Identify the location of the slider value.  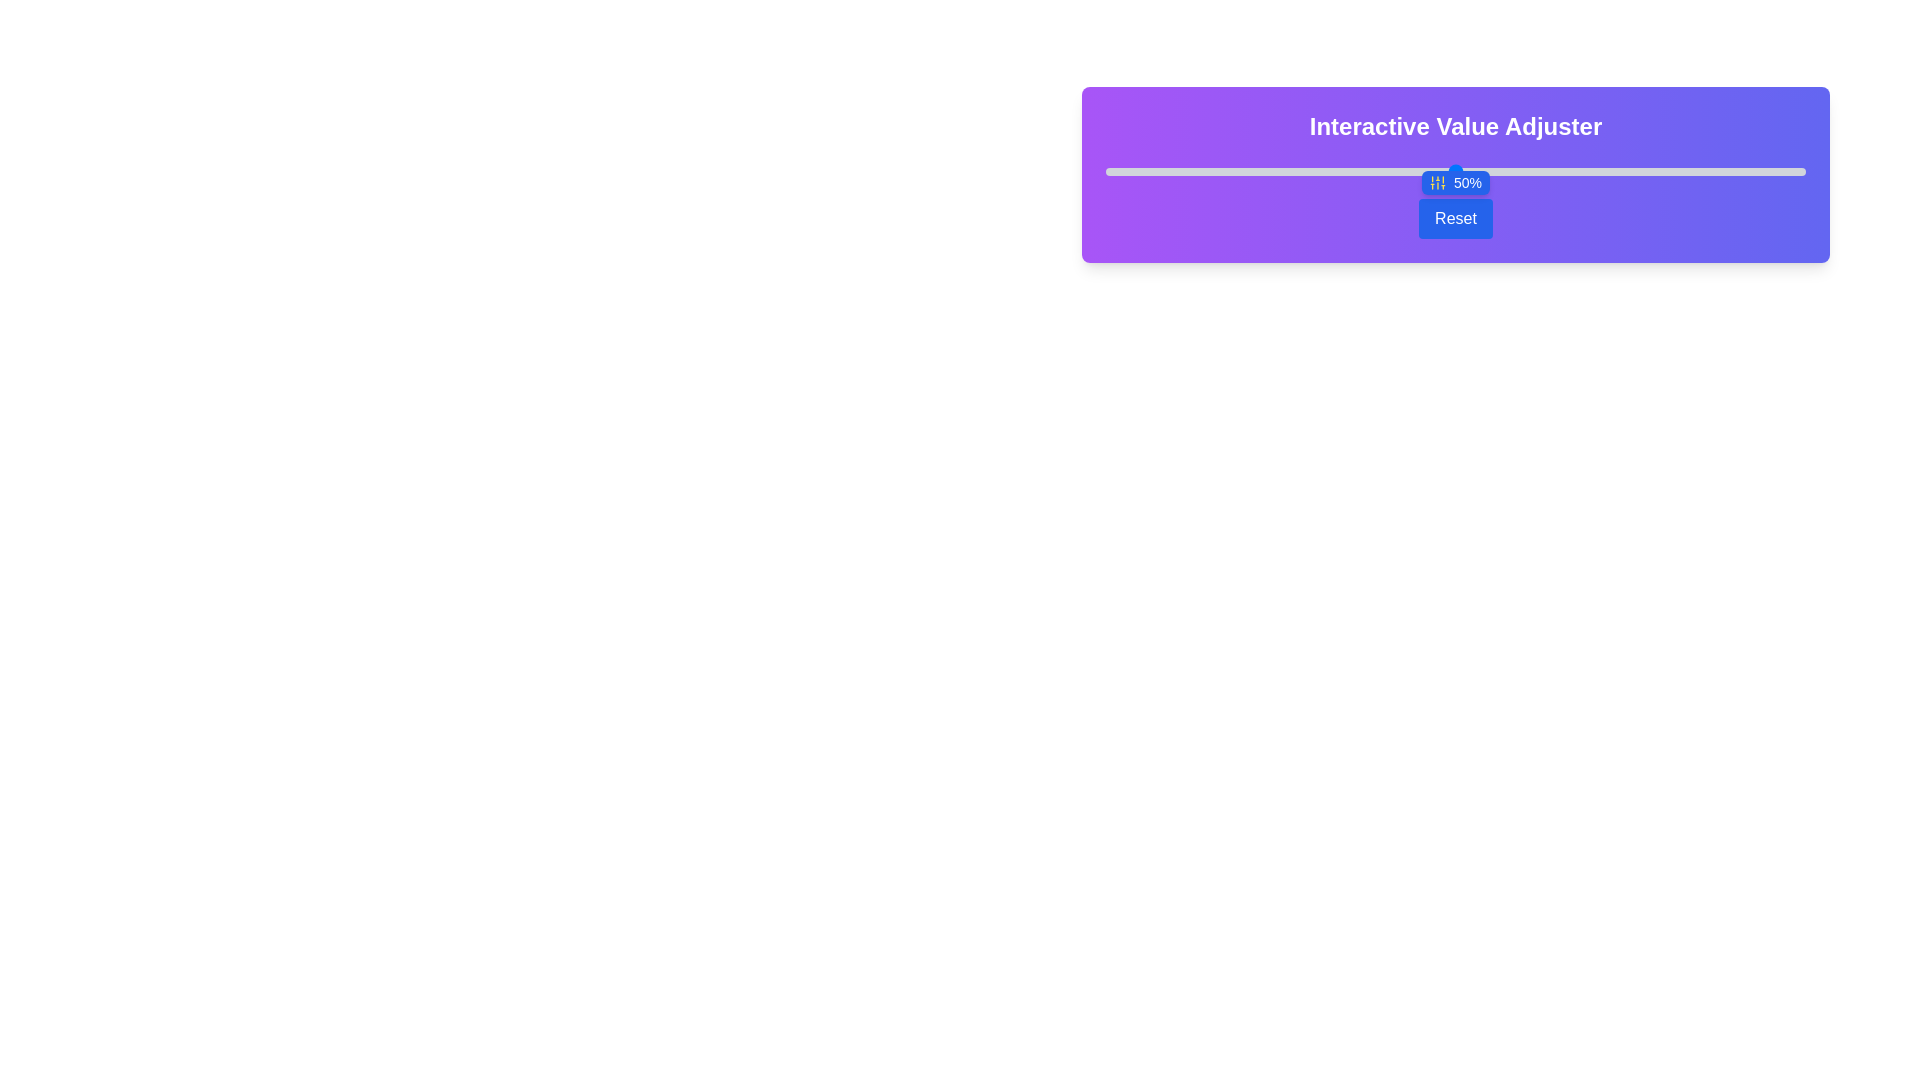
(1693, 171).